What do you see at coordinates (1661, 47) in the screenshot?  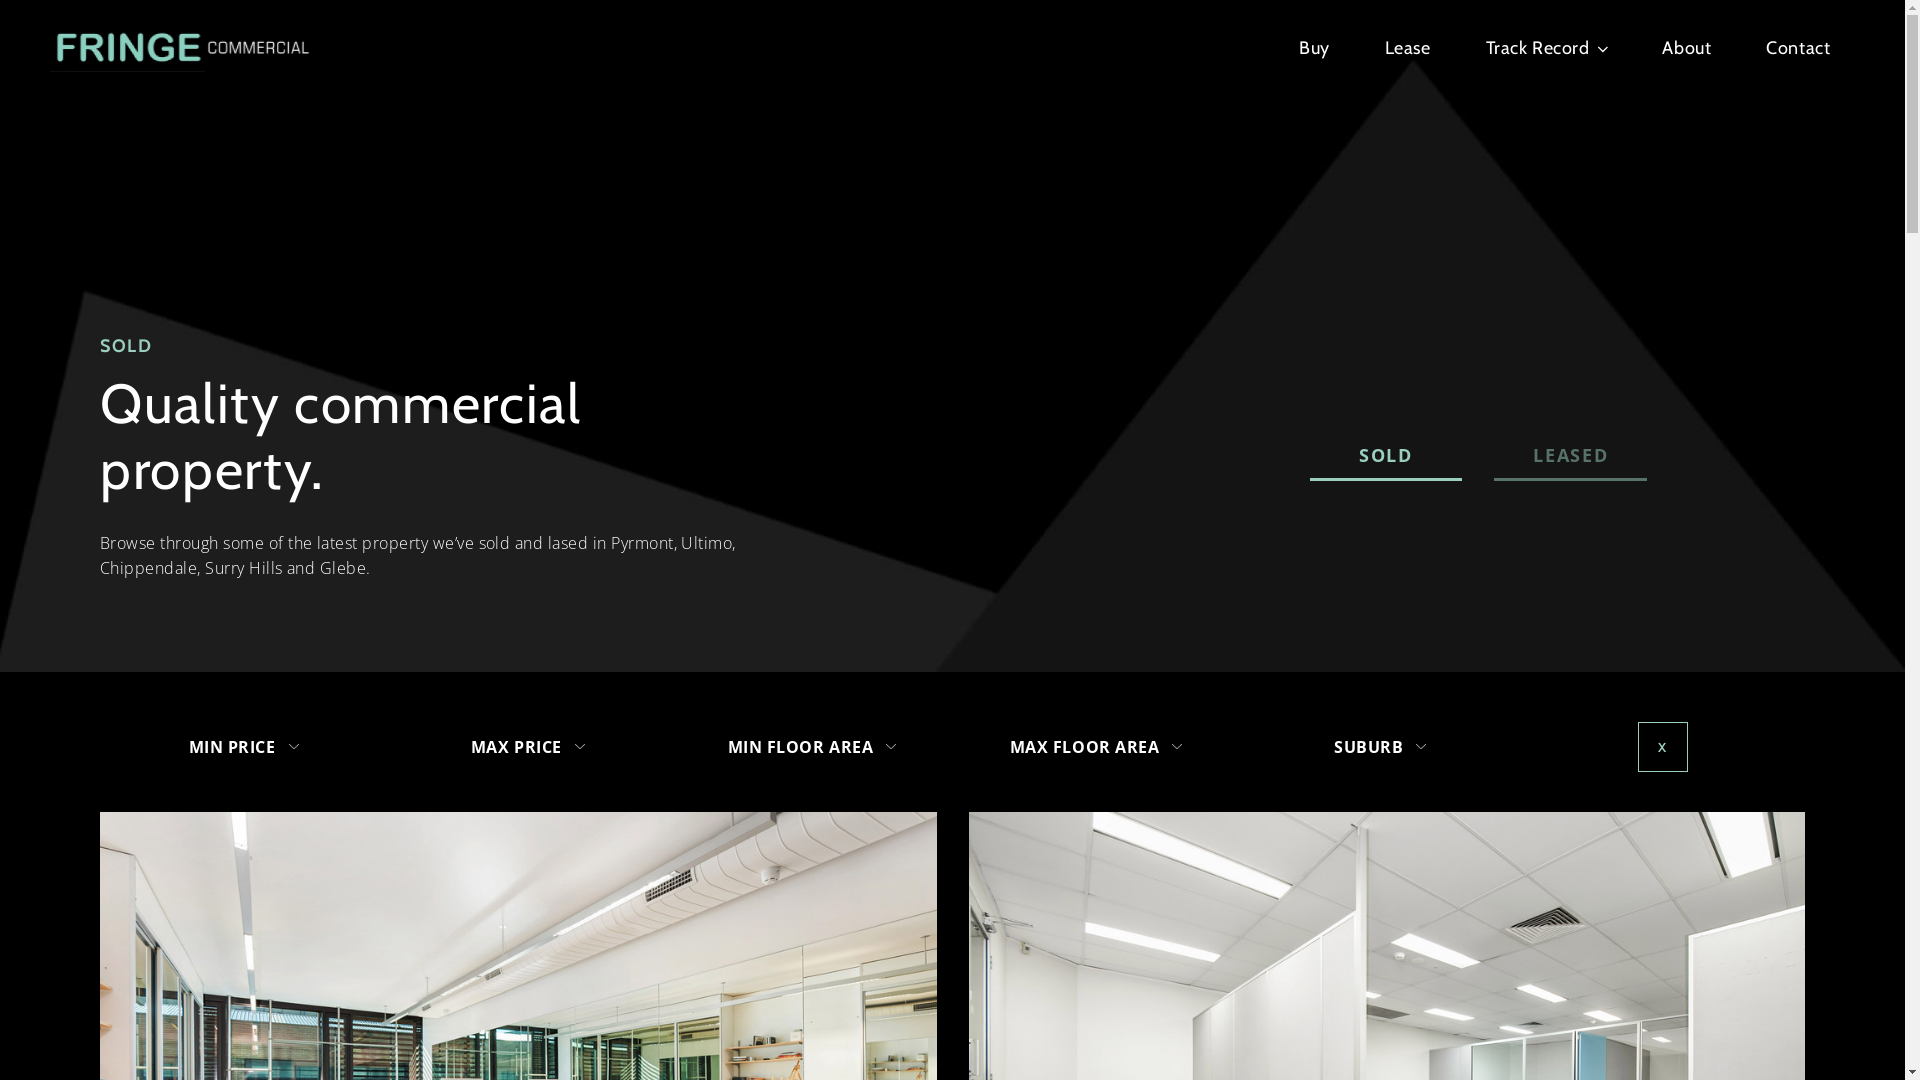 I see `'About'` at bounding box center [1661, 47].